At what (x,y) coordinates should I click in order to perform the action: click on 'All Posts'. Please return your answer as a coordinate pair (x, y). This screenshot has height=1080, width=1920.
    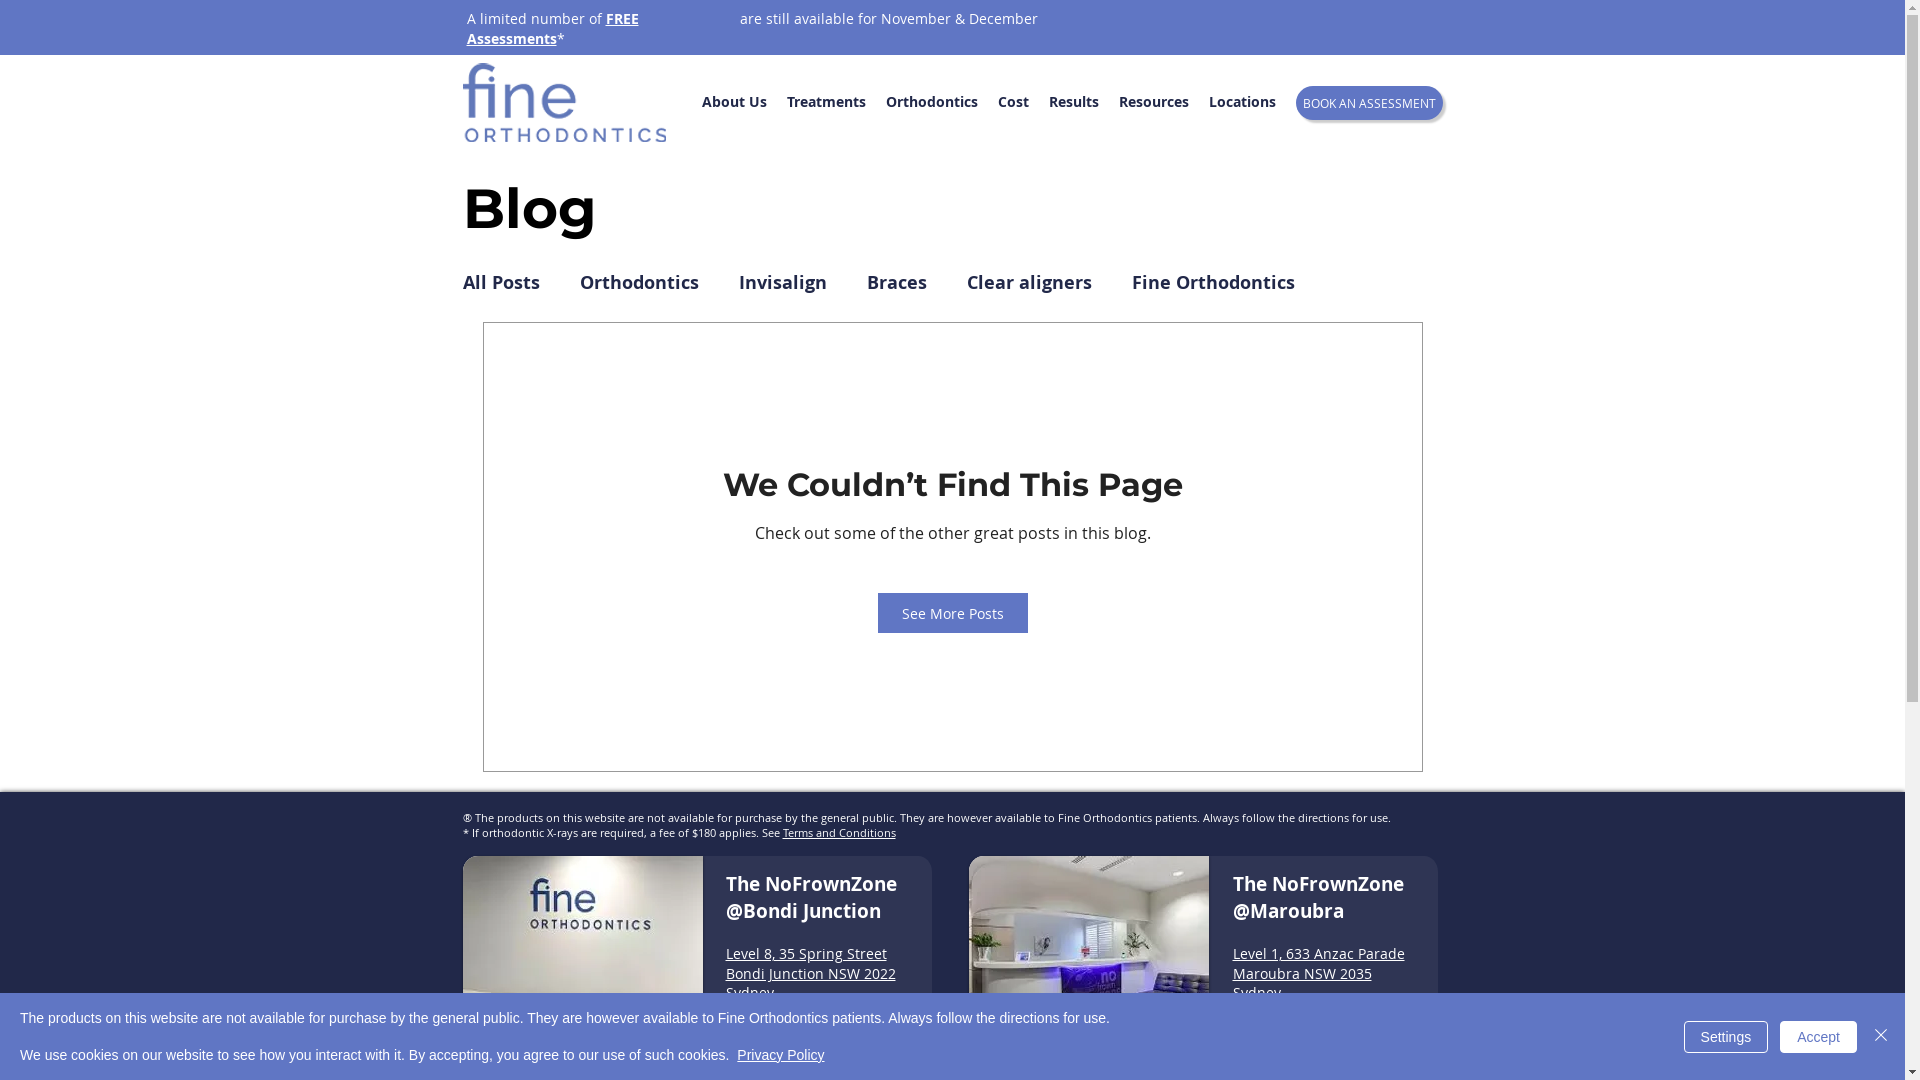
    Looking at the image, I should click on (500, 282).